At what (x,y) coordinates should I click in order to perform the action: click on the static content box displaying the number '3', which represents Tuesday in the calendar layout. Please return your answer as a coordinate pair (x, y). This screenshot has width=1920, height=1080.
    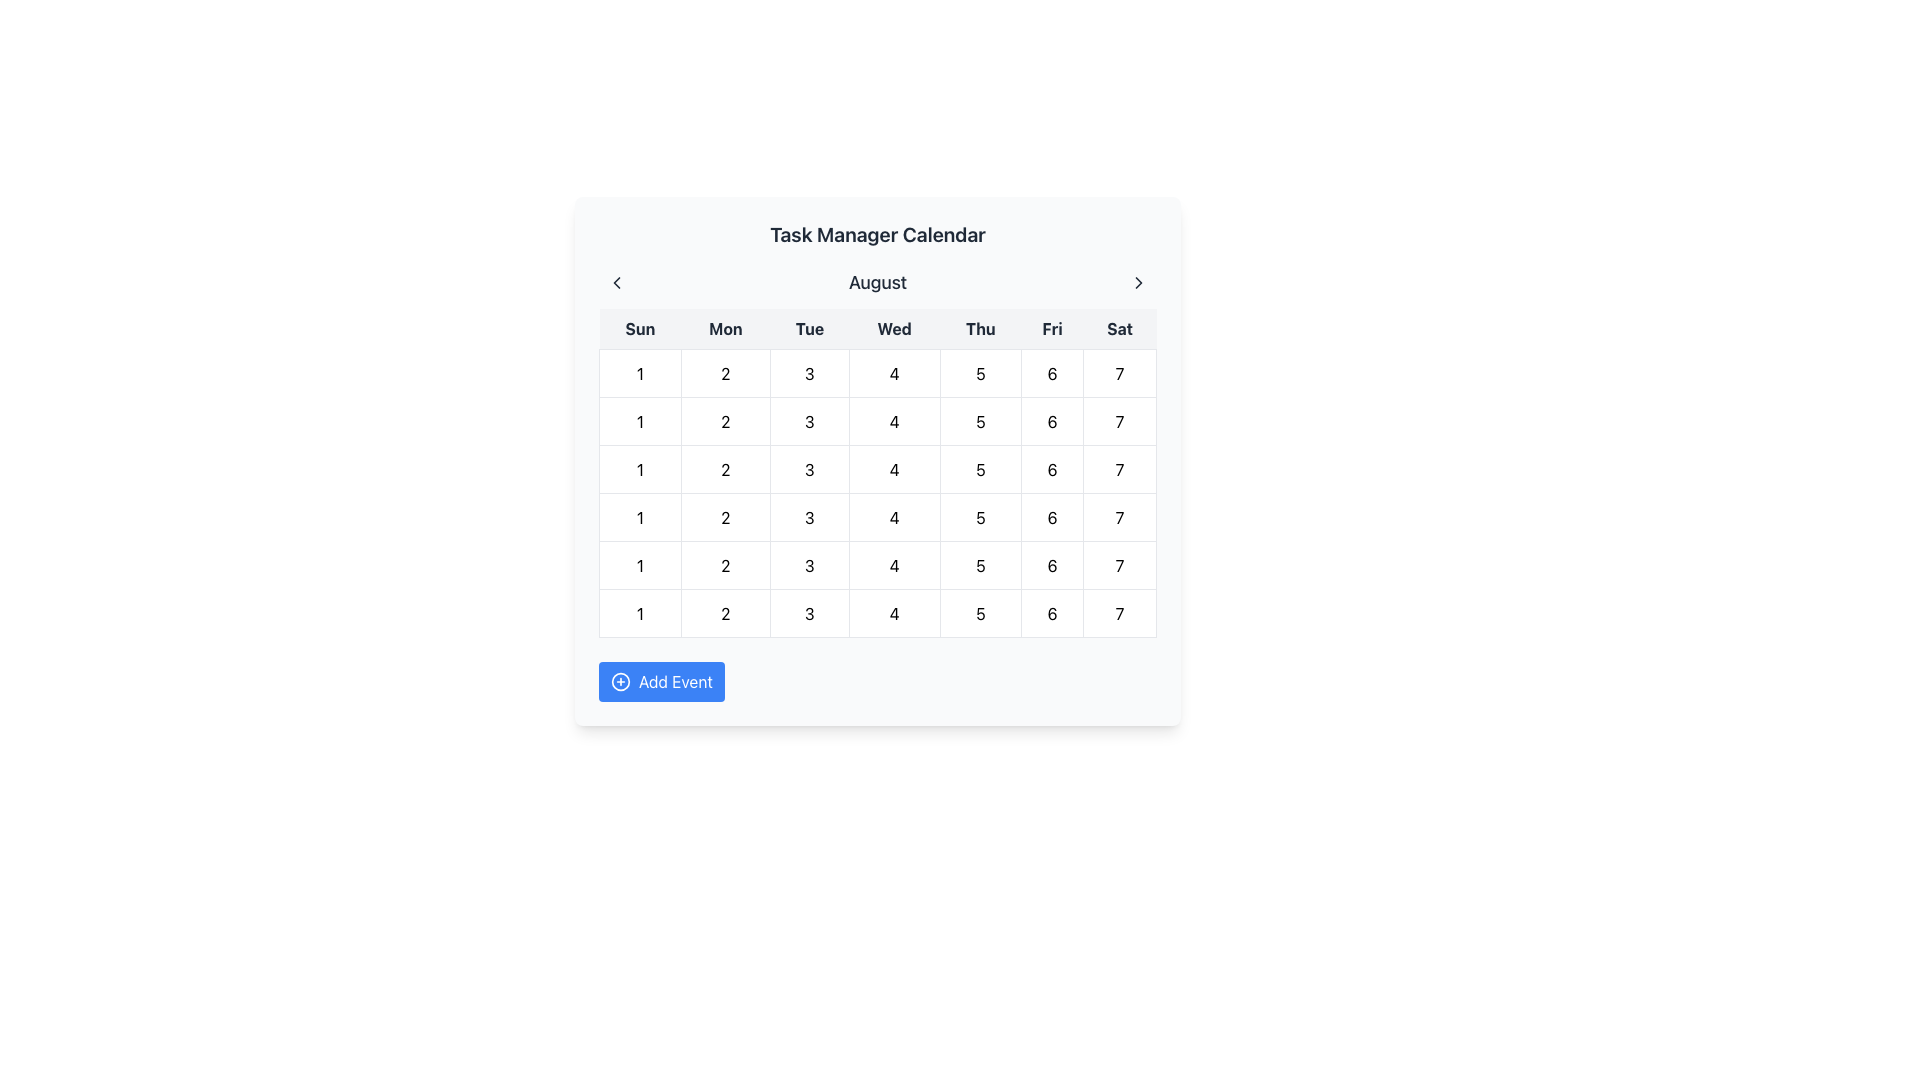
    Looking at the image, I should click on (809, 469).